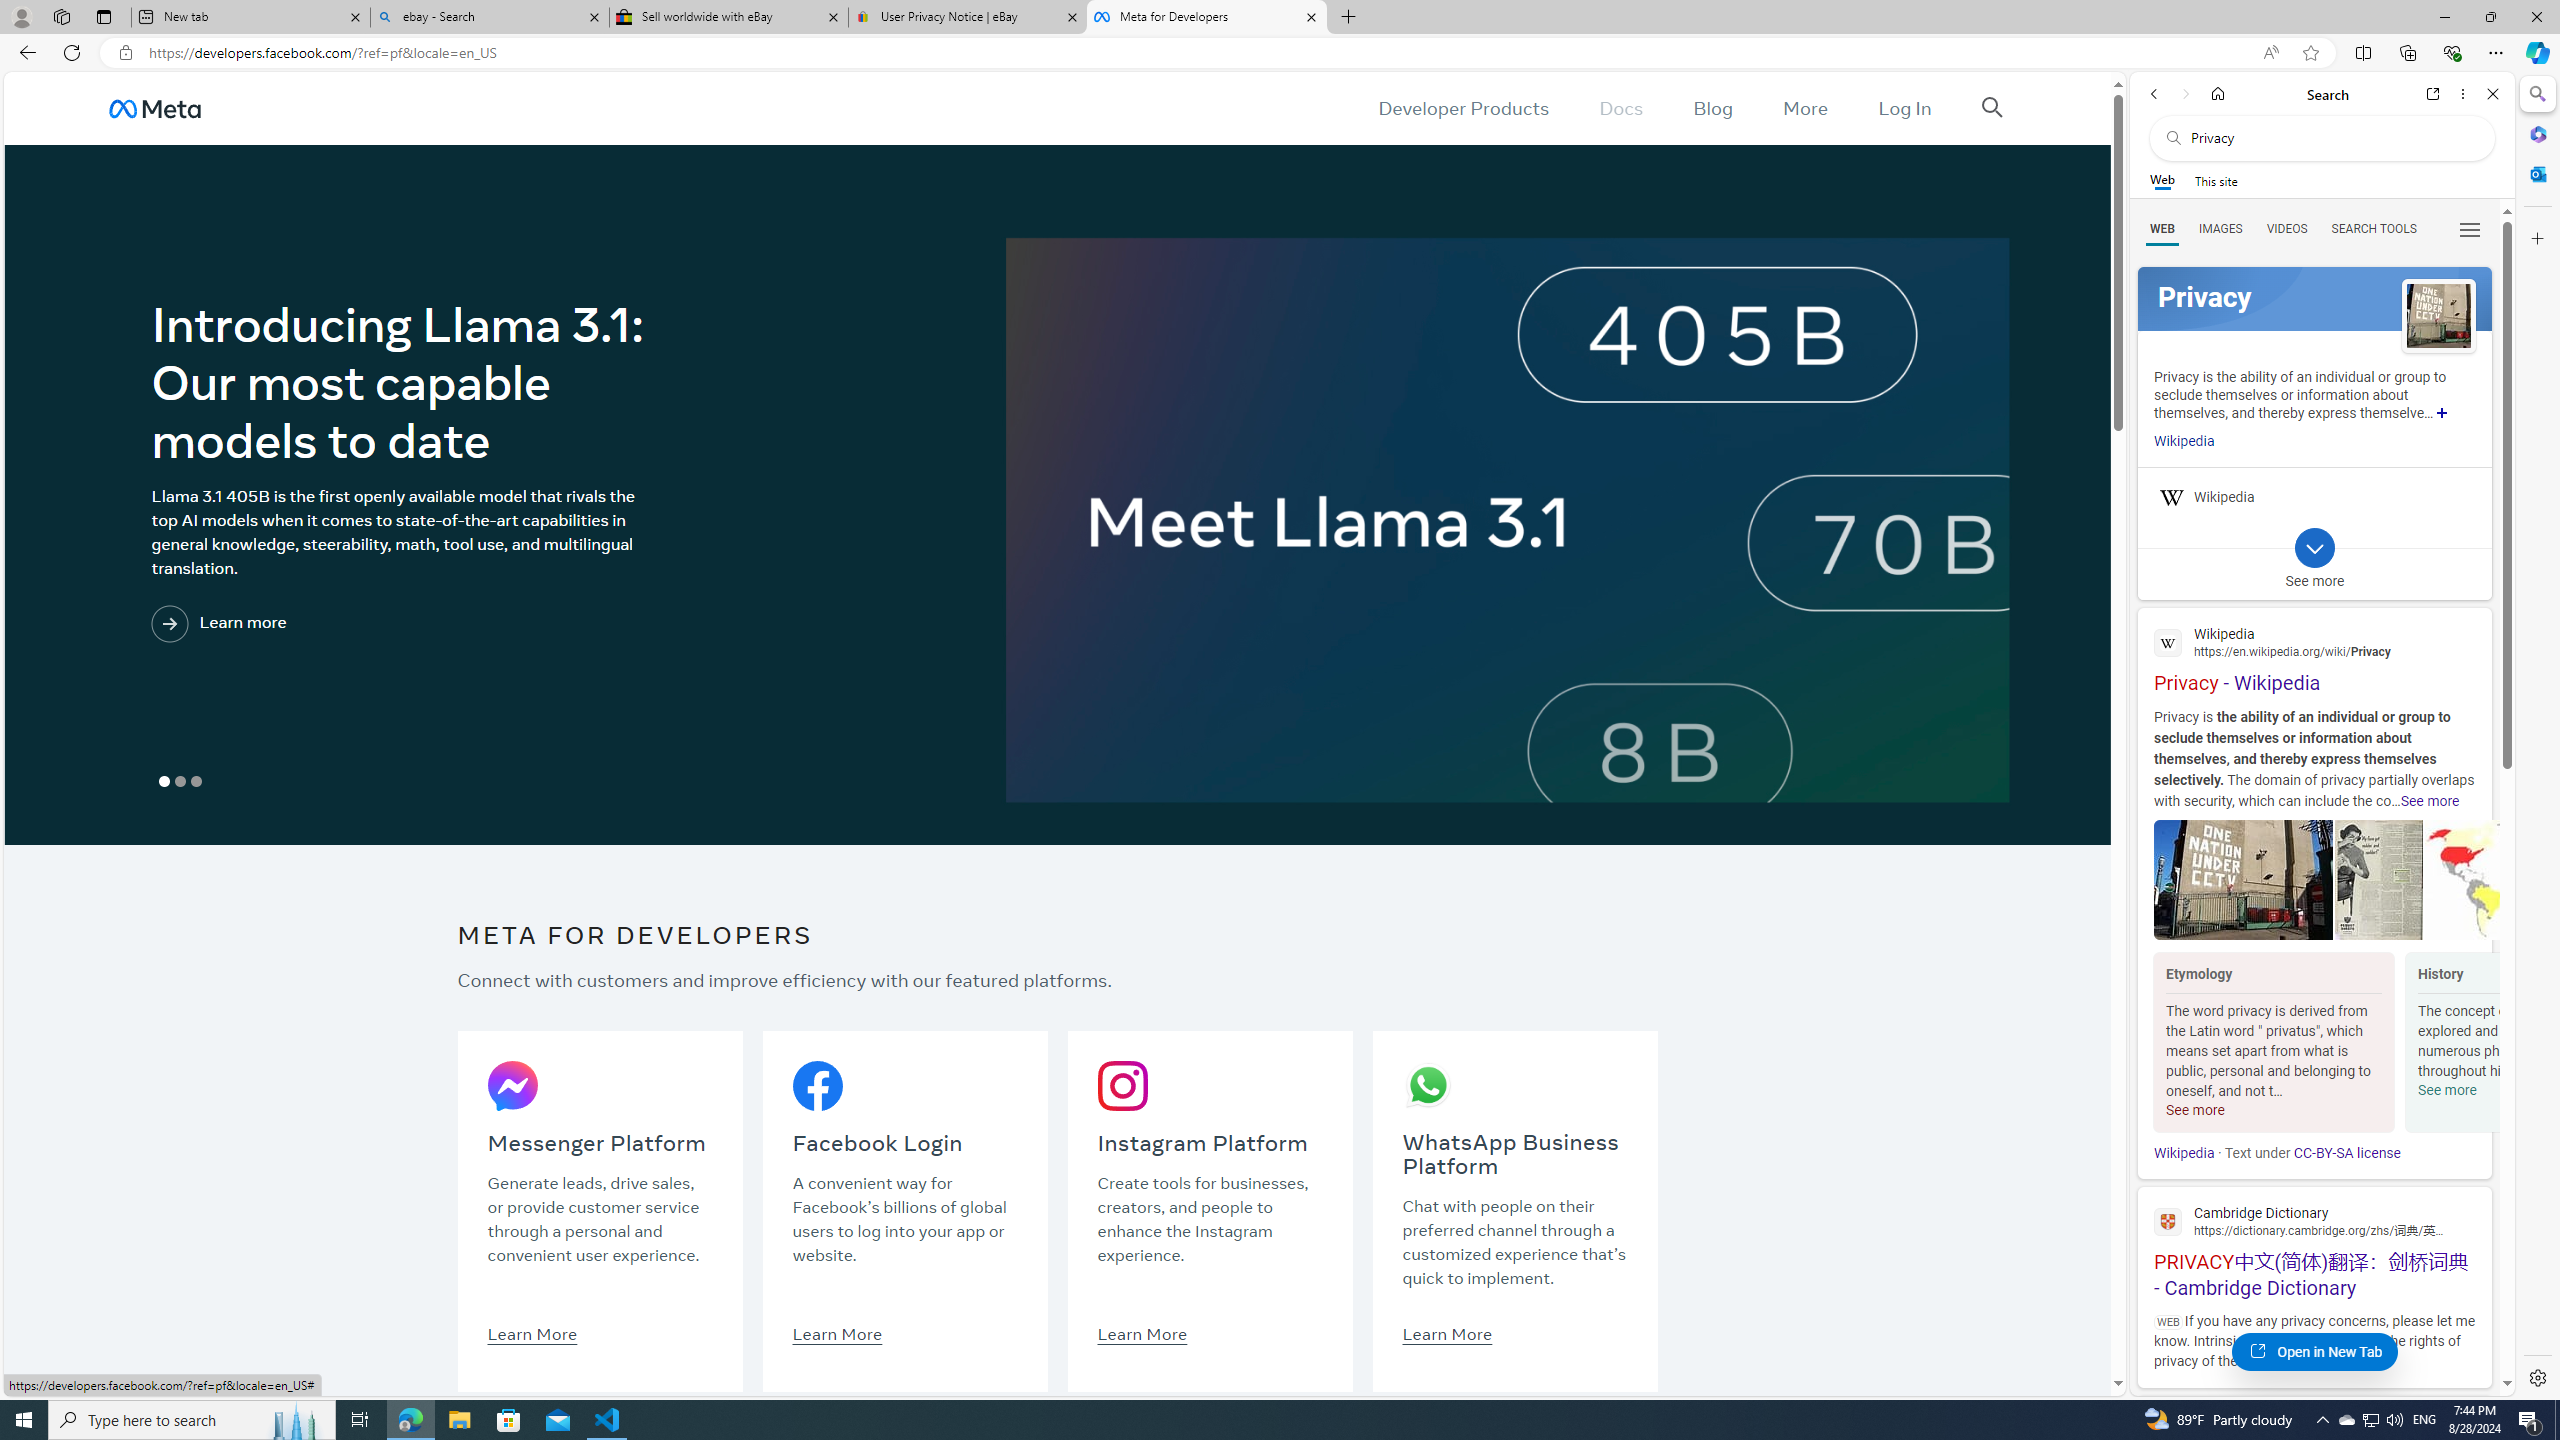 The image size is (2560, 1440). I want to click on 'Show more', so click(2441, 413).